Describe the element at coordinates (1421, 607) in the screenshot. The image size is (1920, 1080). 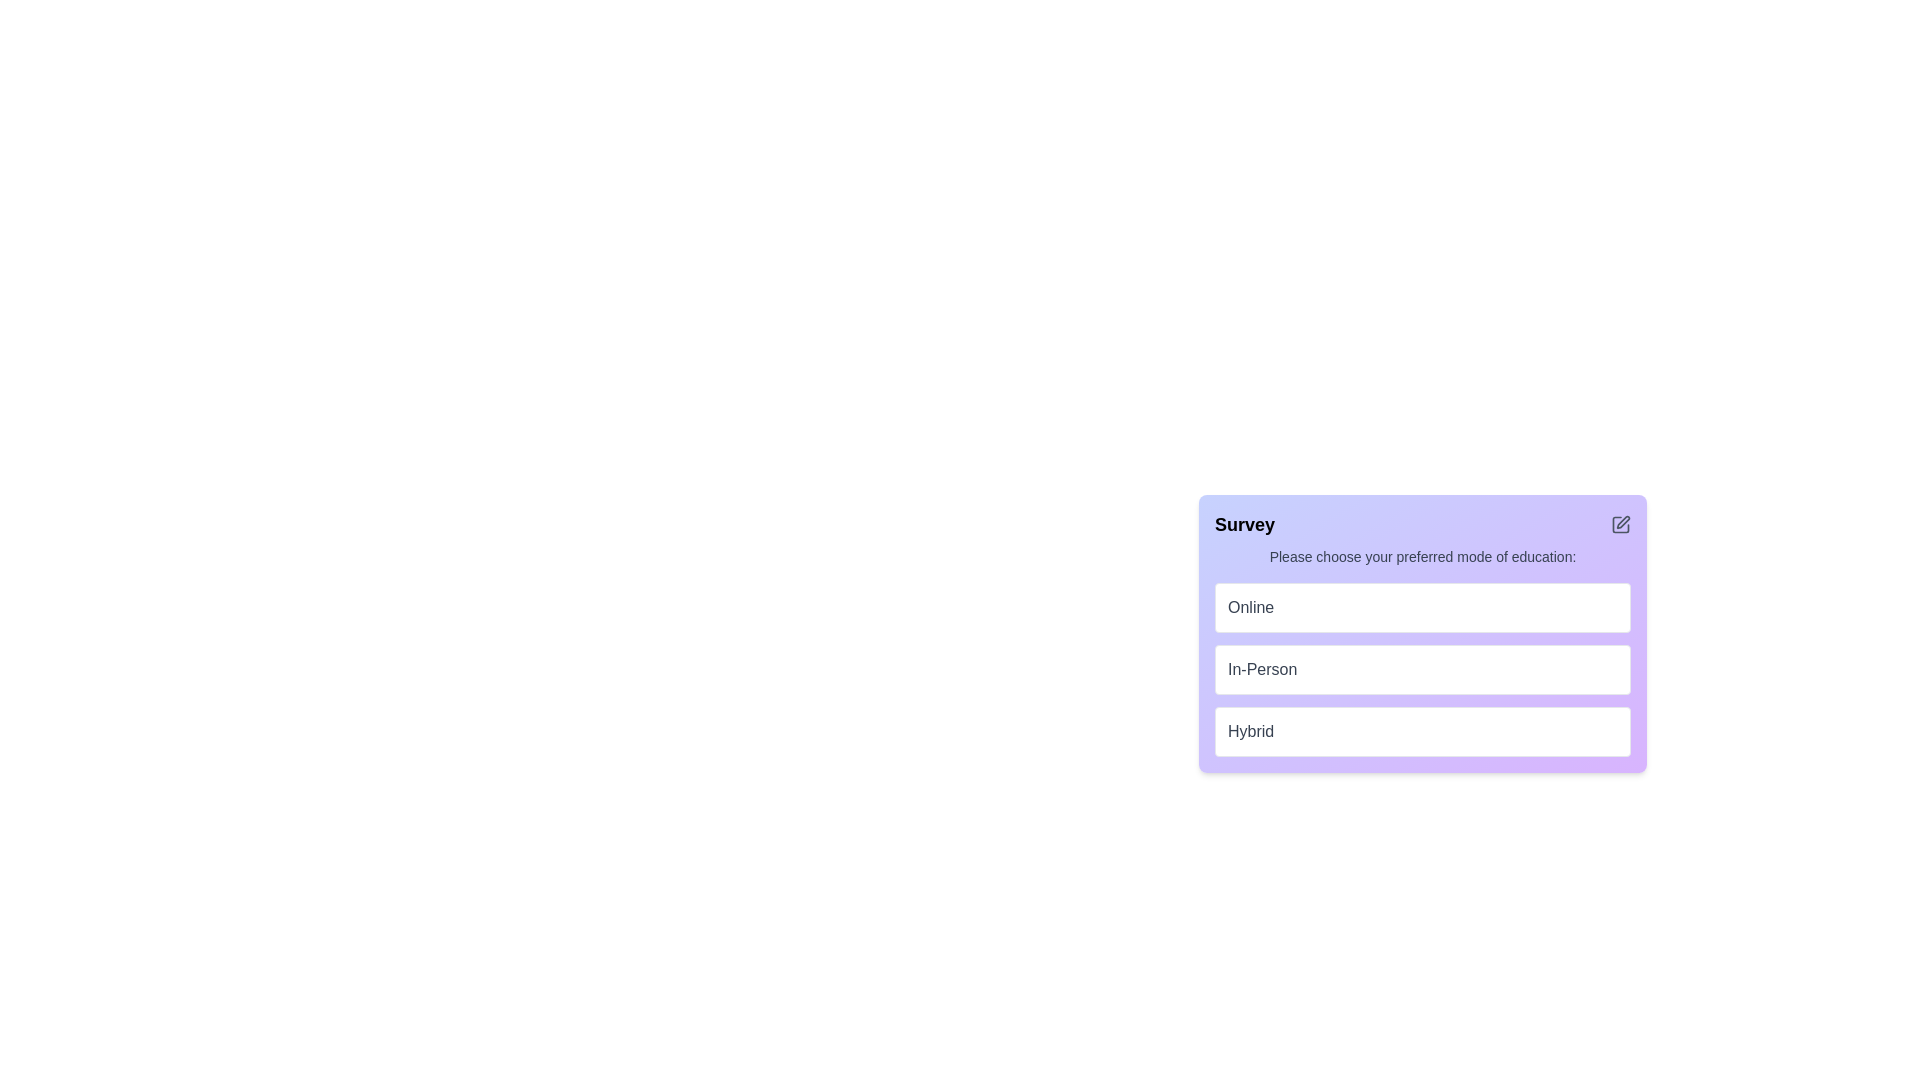
I see `the topmost button labeled 'Online' in the vertically stacked list` at that location.